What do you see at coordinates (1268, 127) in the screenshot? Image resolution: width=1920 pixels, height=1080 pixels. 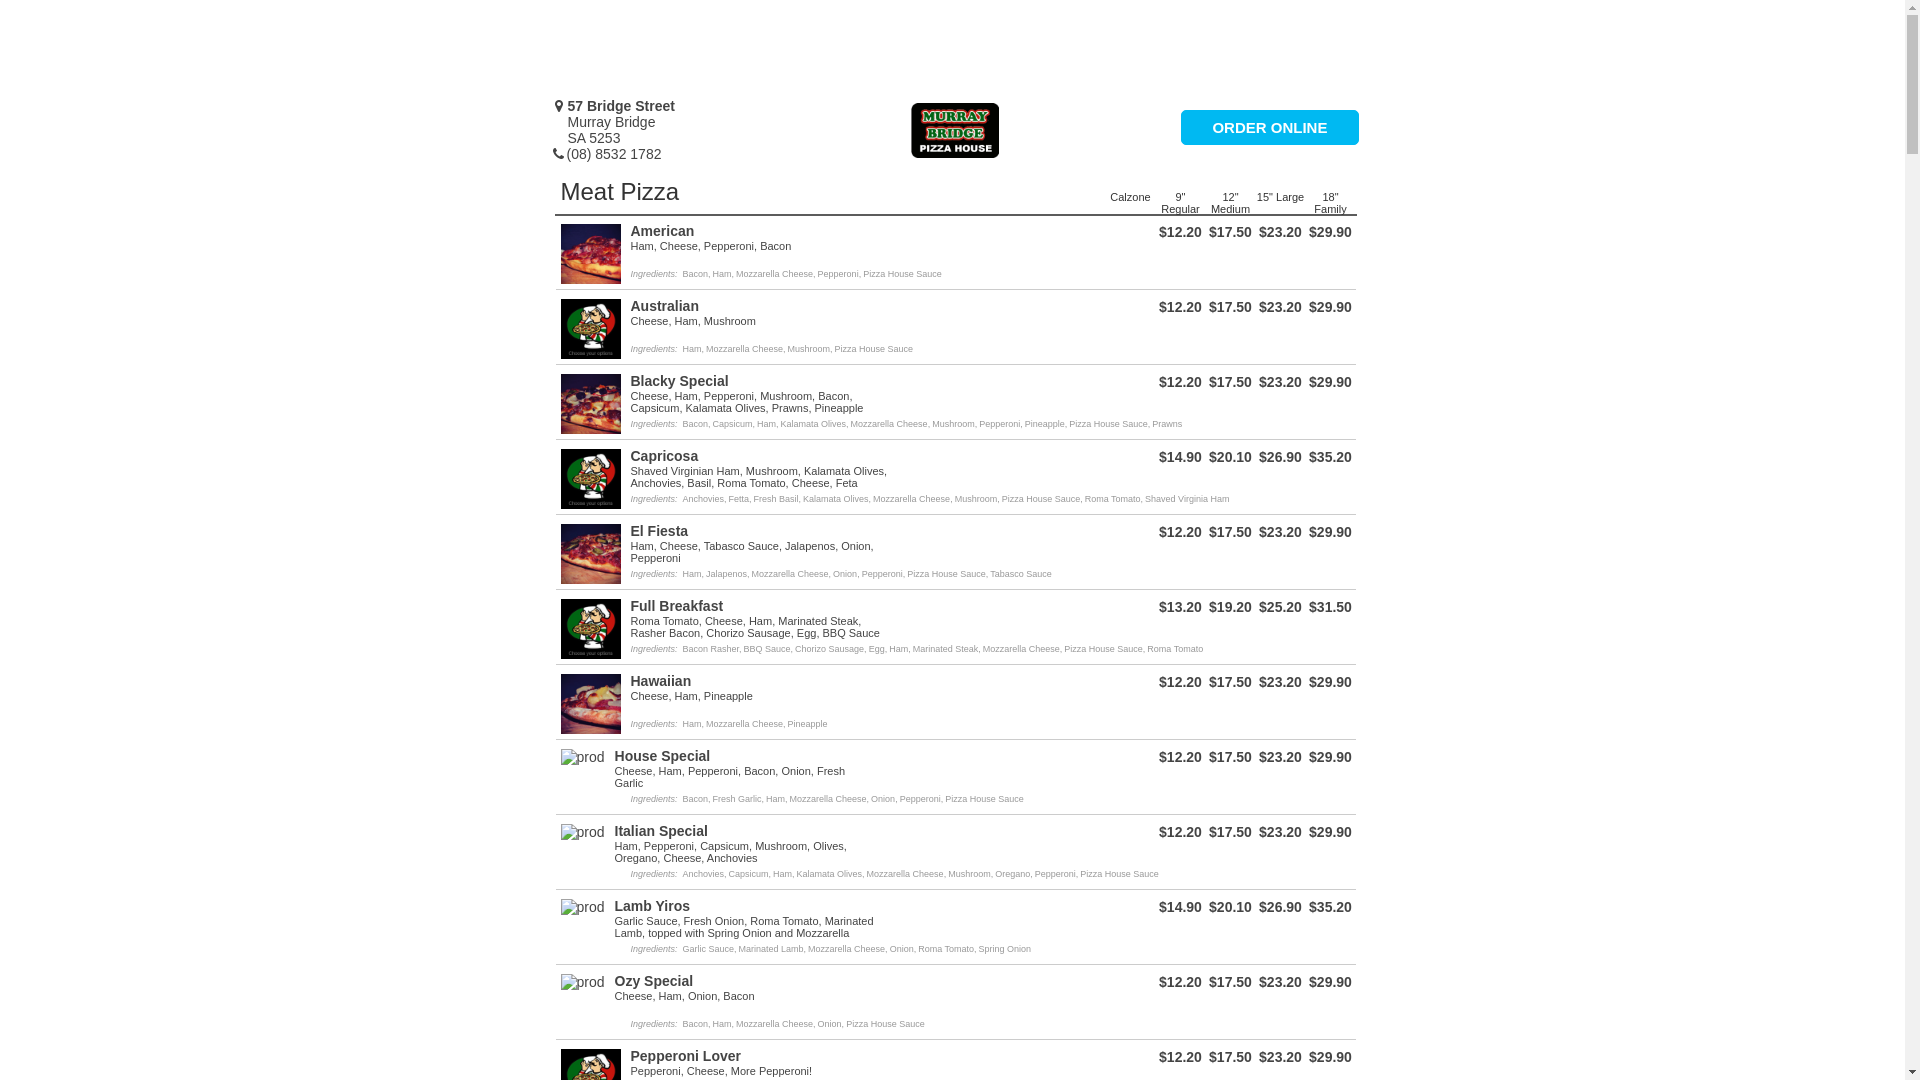 I see `'ORDER ONLINE'` at bounding box center [1268, 127].